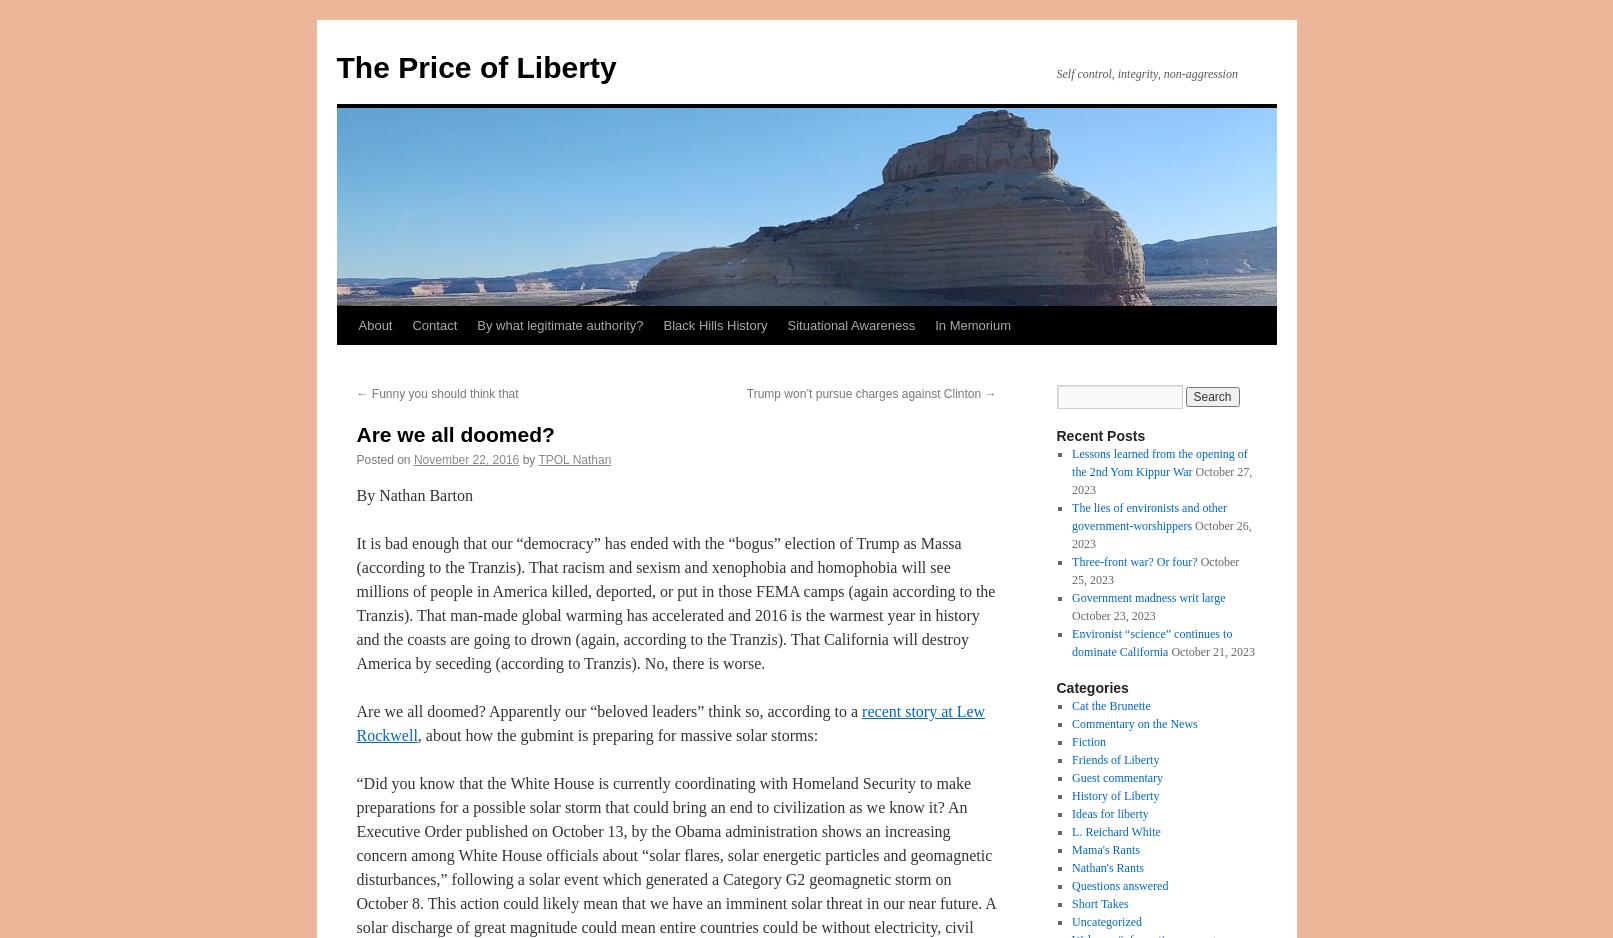 This screenshot has height=938, width=1613. I want to click on 'Uncategorized', so click(1106, 920).